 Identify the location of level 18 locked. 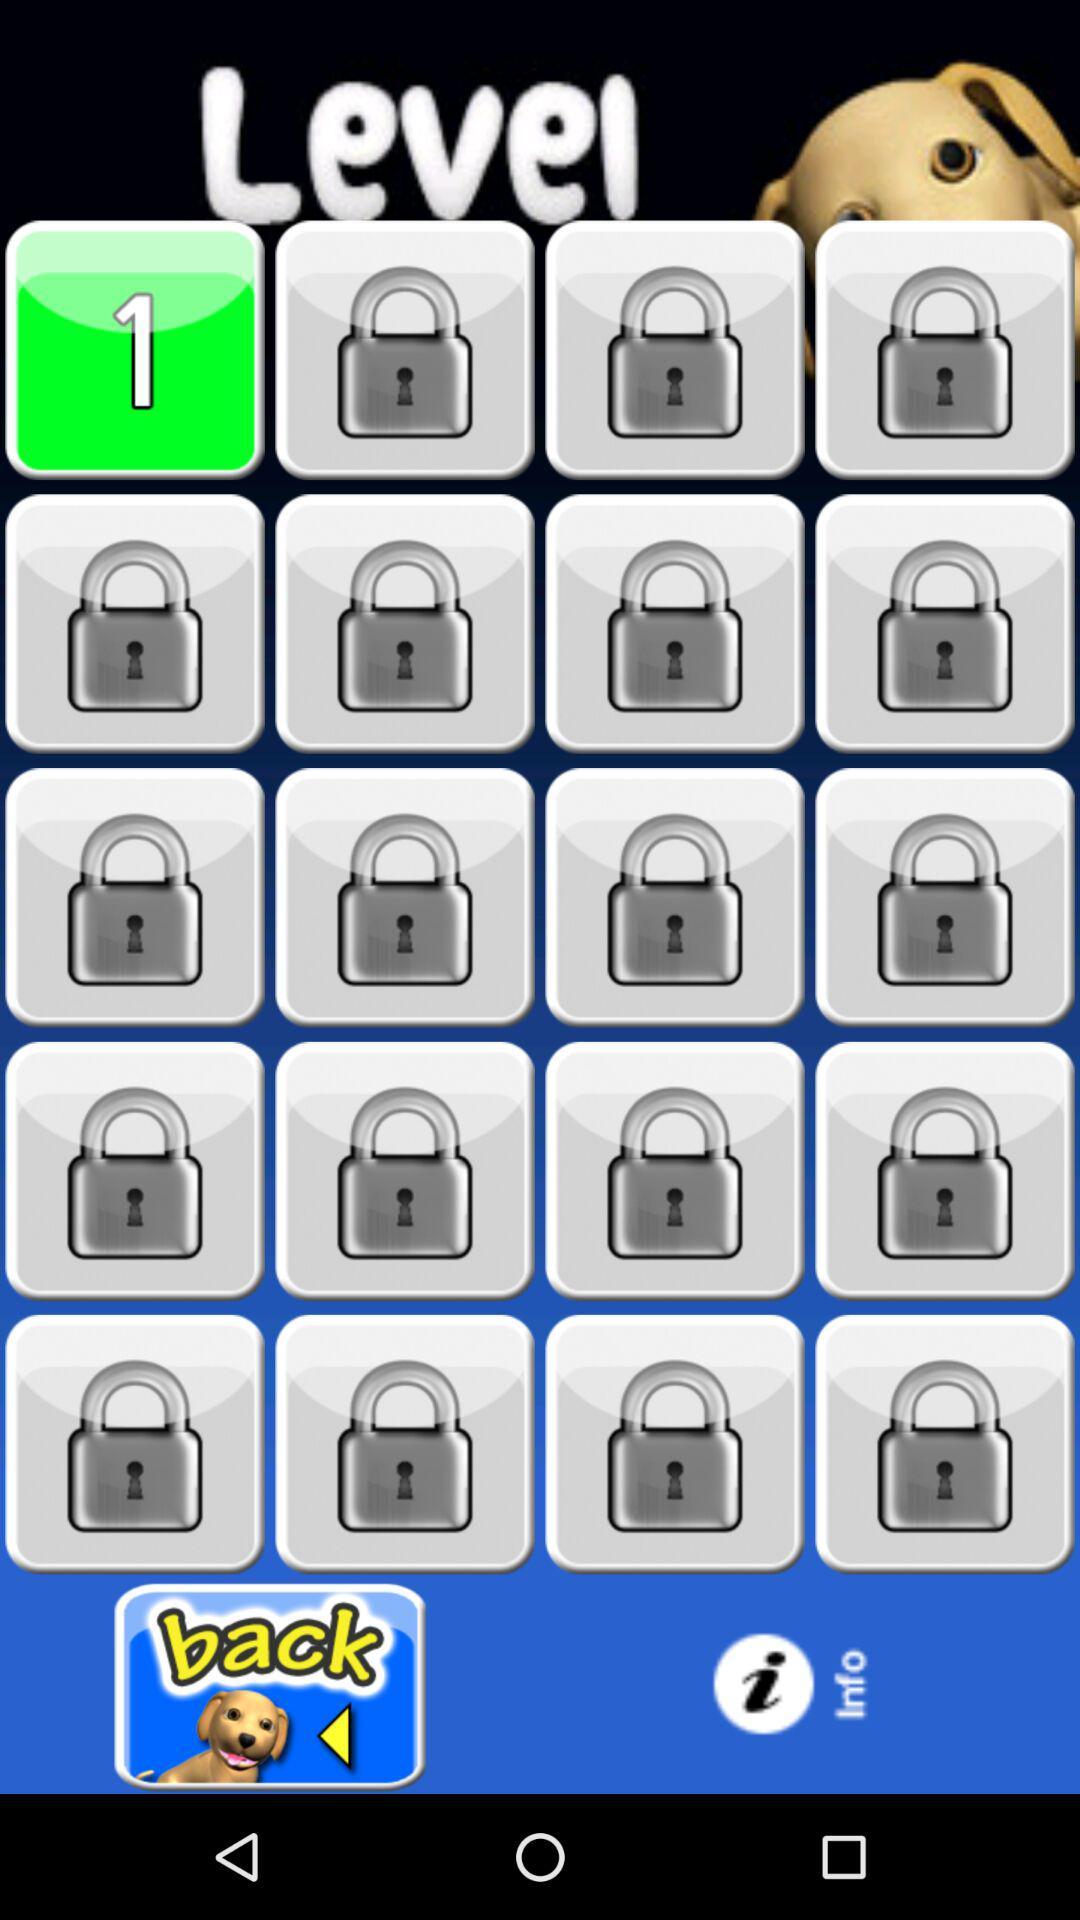
(405, 1444).